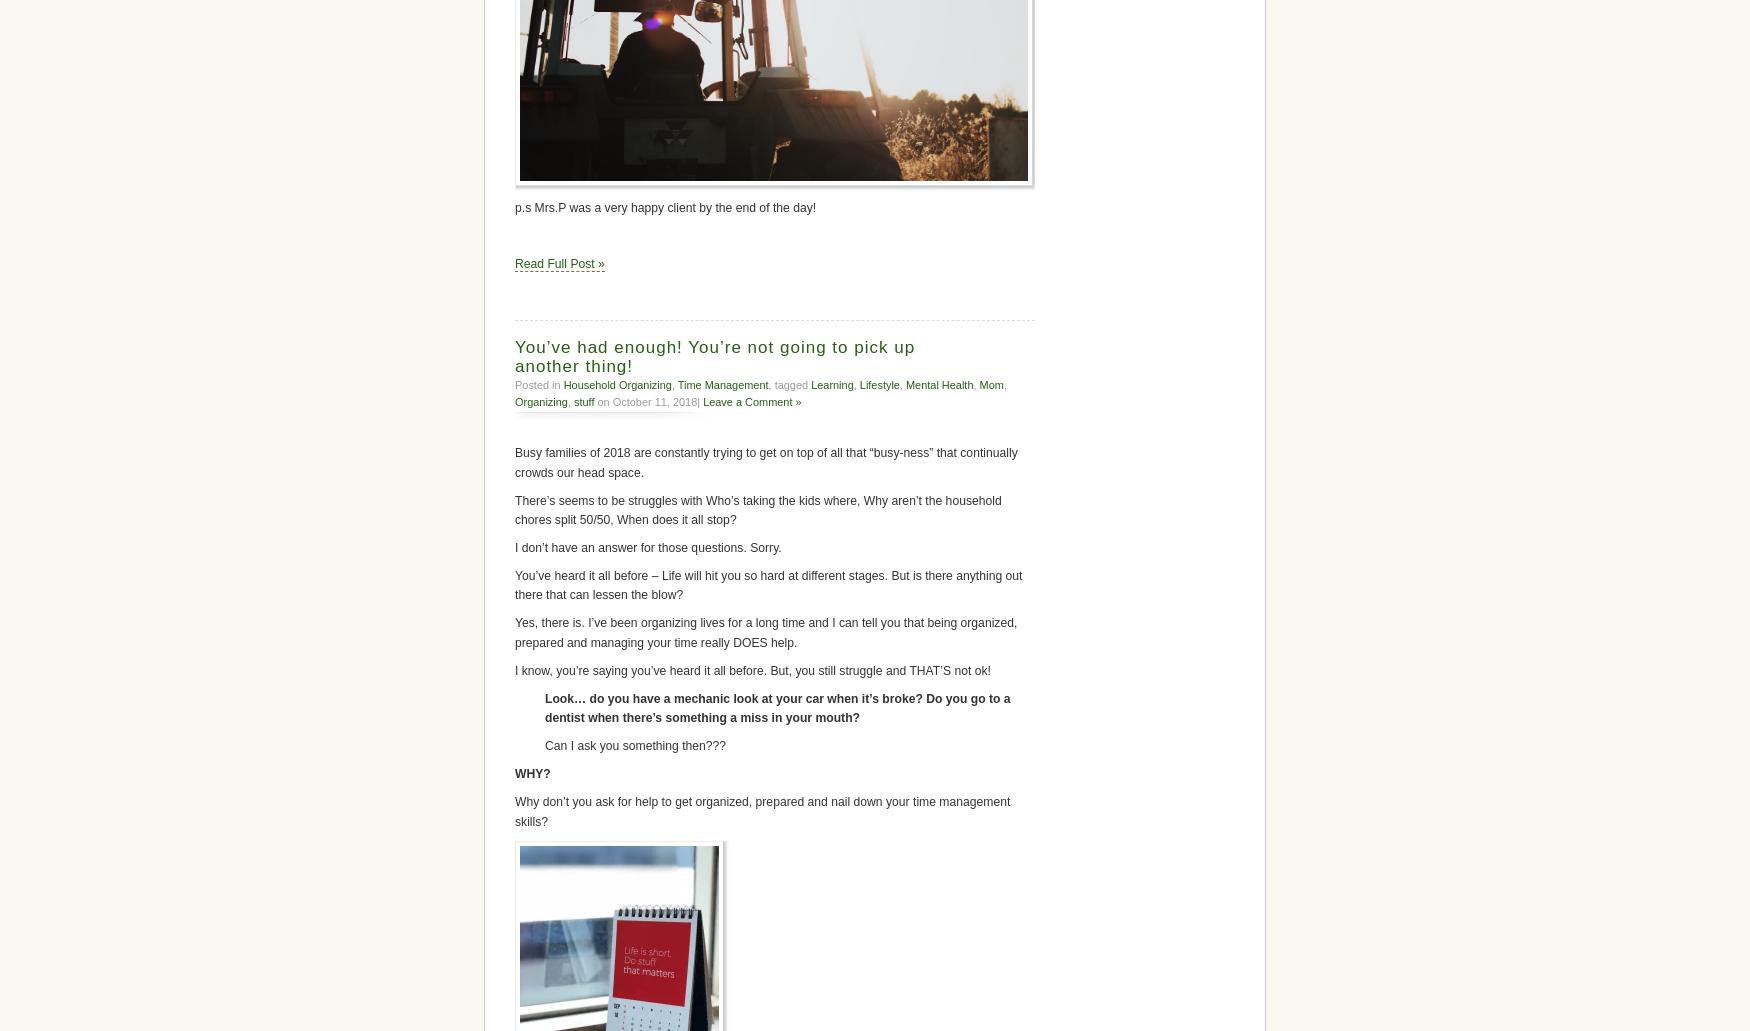 Image resolution: width=1750 pixels, height=1031 pixels. Describe the element at coordinates (715, 355) in the screenshot. I see `'You’ve had enough! You’re not going to pick up another thing!'` at that location.